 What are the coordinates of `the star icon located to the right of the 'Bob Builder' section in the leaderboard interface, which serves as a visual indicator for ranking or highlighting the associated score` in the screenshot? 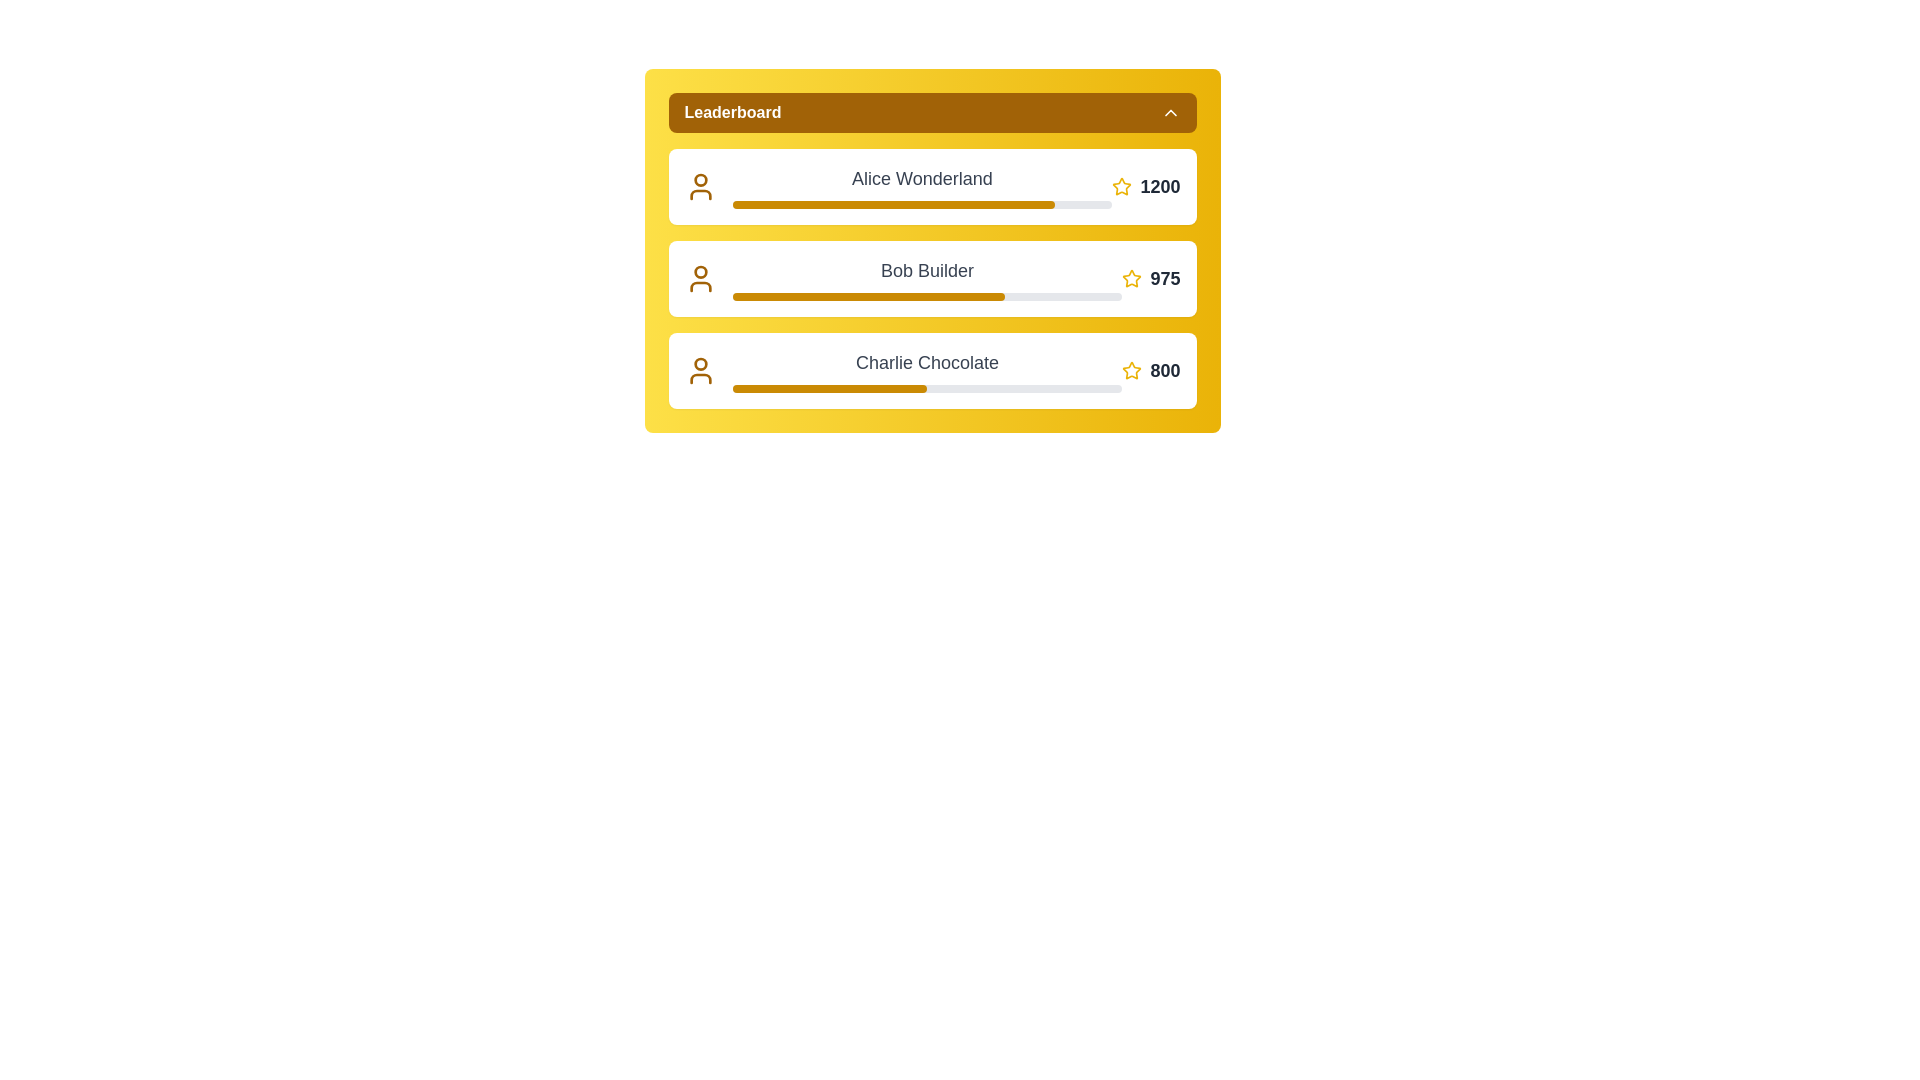 It's located at (1132, 278).